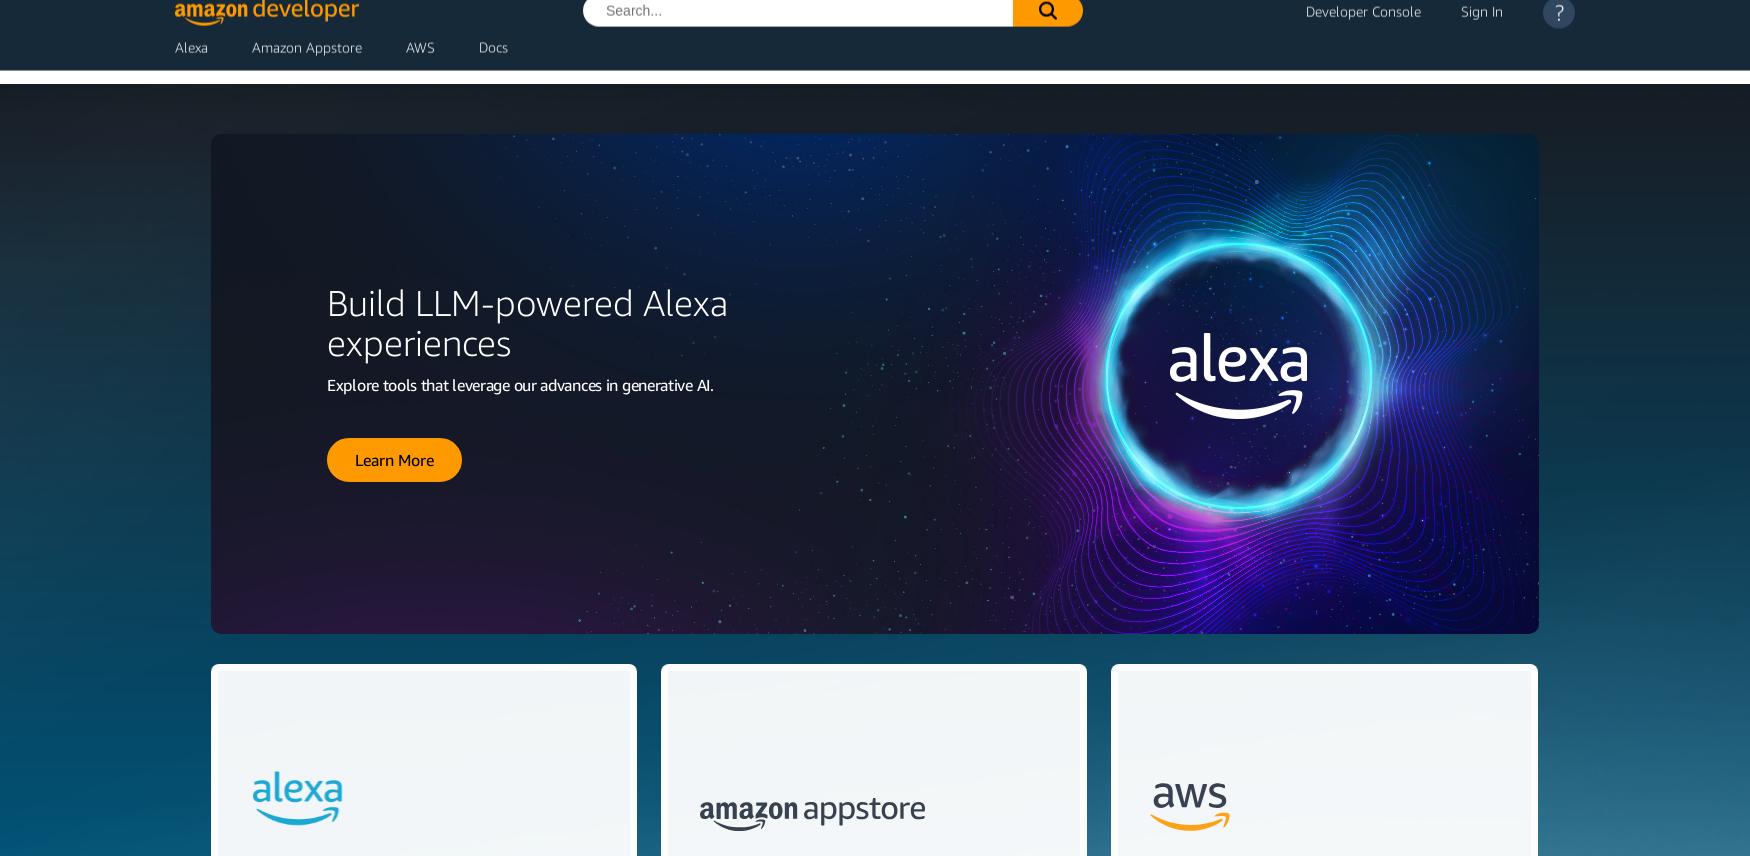  Describe the element at coordinates (393, 458) in the screenshot. I see `'Learn More'` at that location.